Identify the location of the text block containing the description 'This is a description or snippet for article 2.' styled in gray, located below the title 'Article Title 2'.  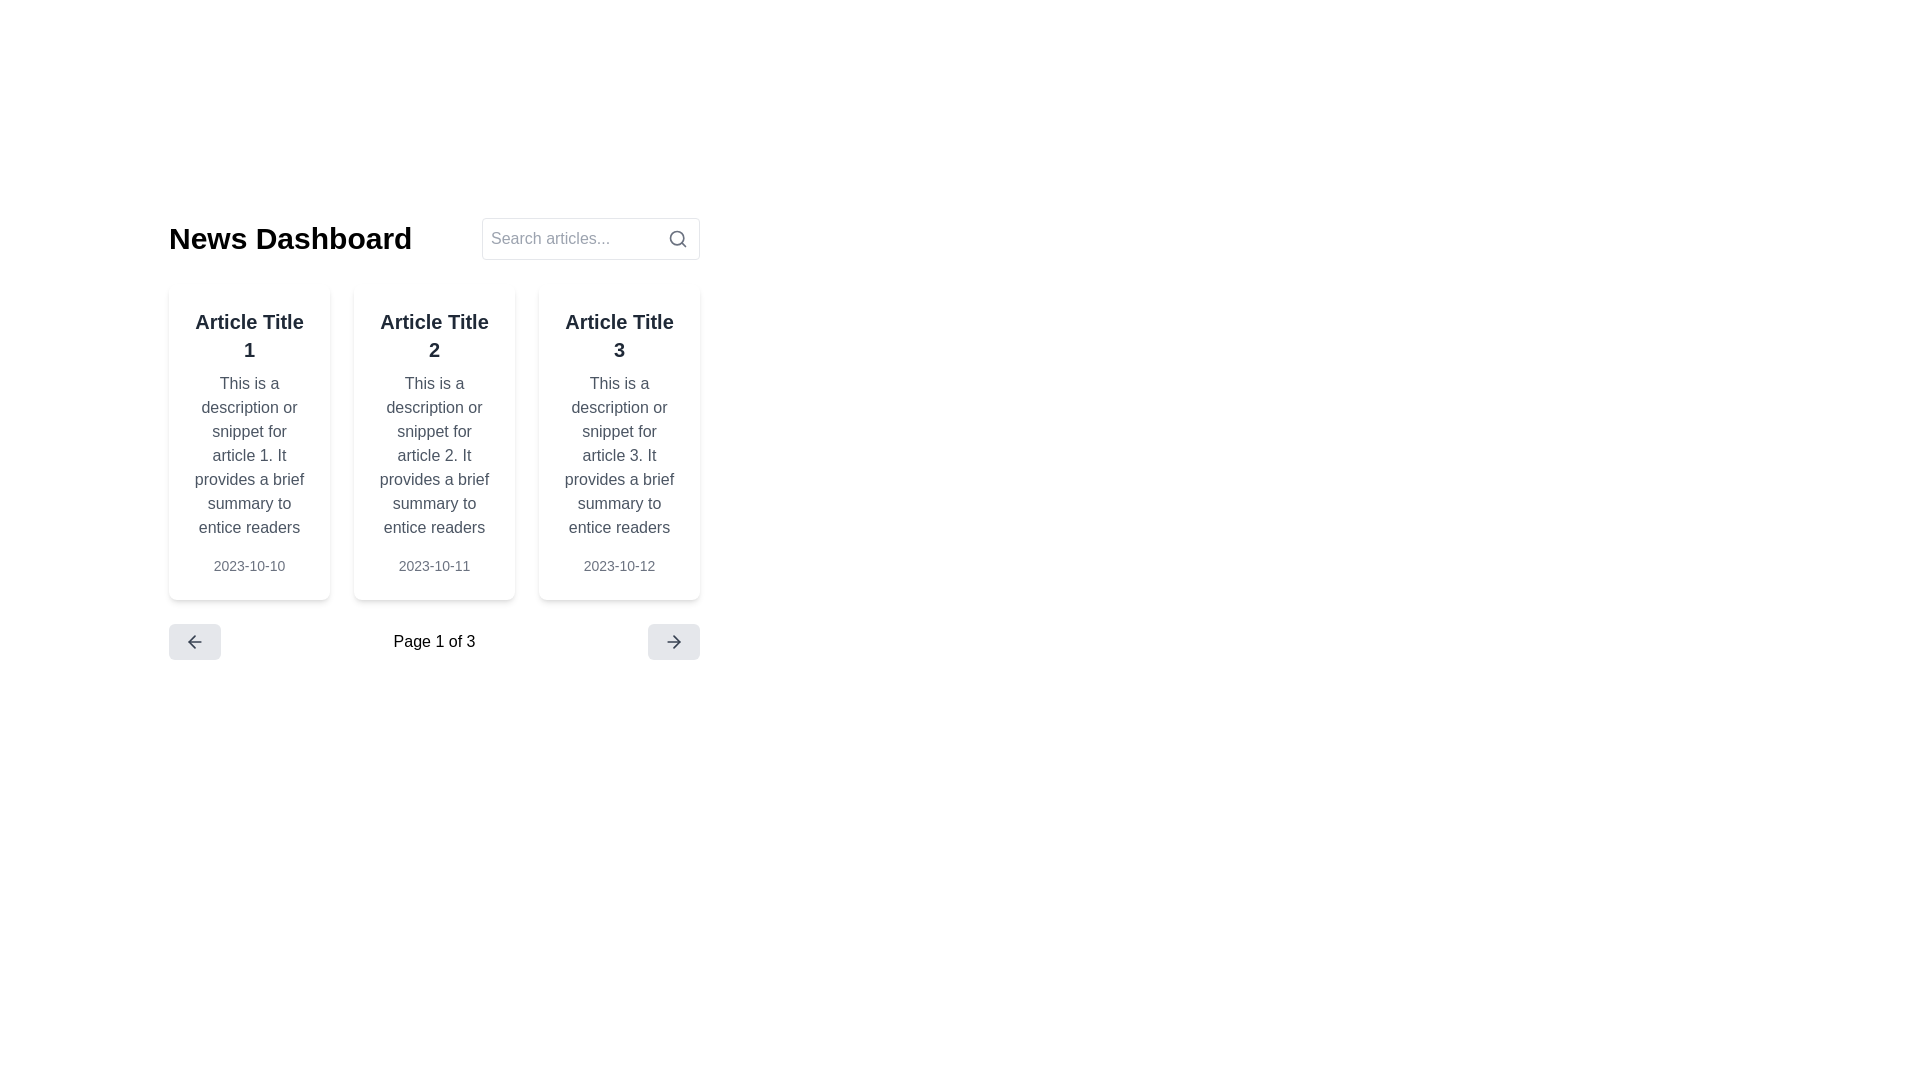
(433, 455).